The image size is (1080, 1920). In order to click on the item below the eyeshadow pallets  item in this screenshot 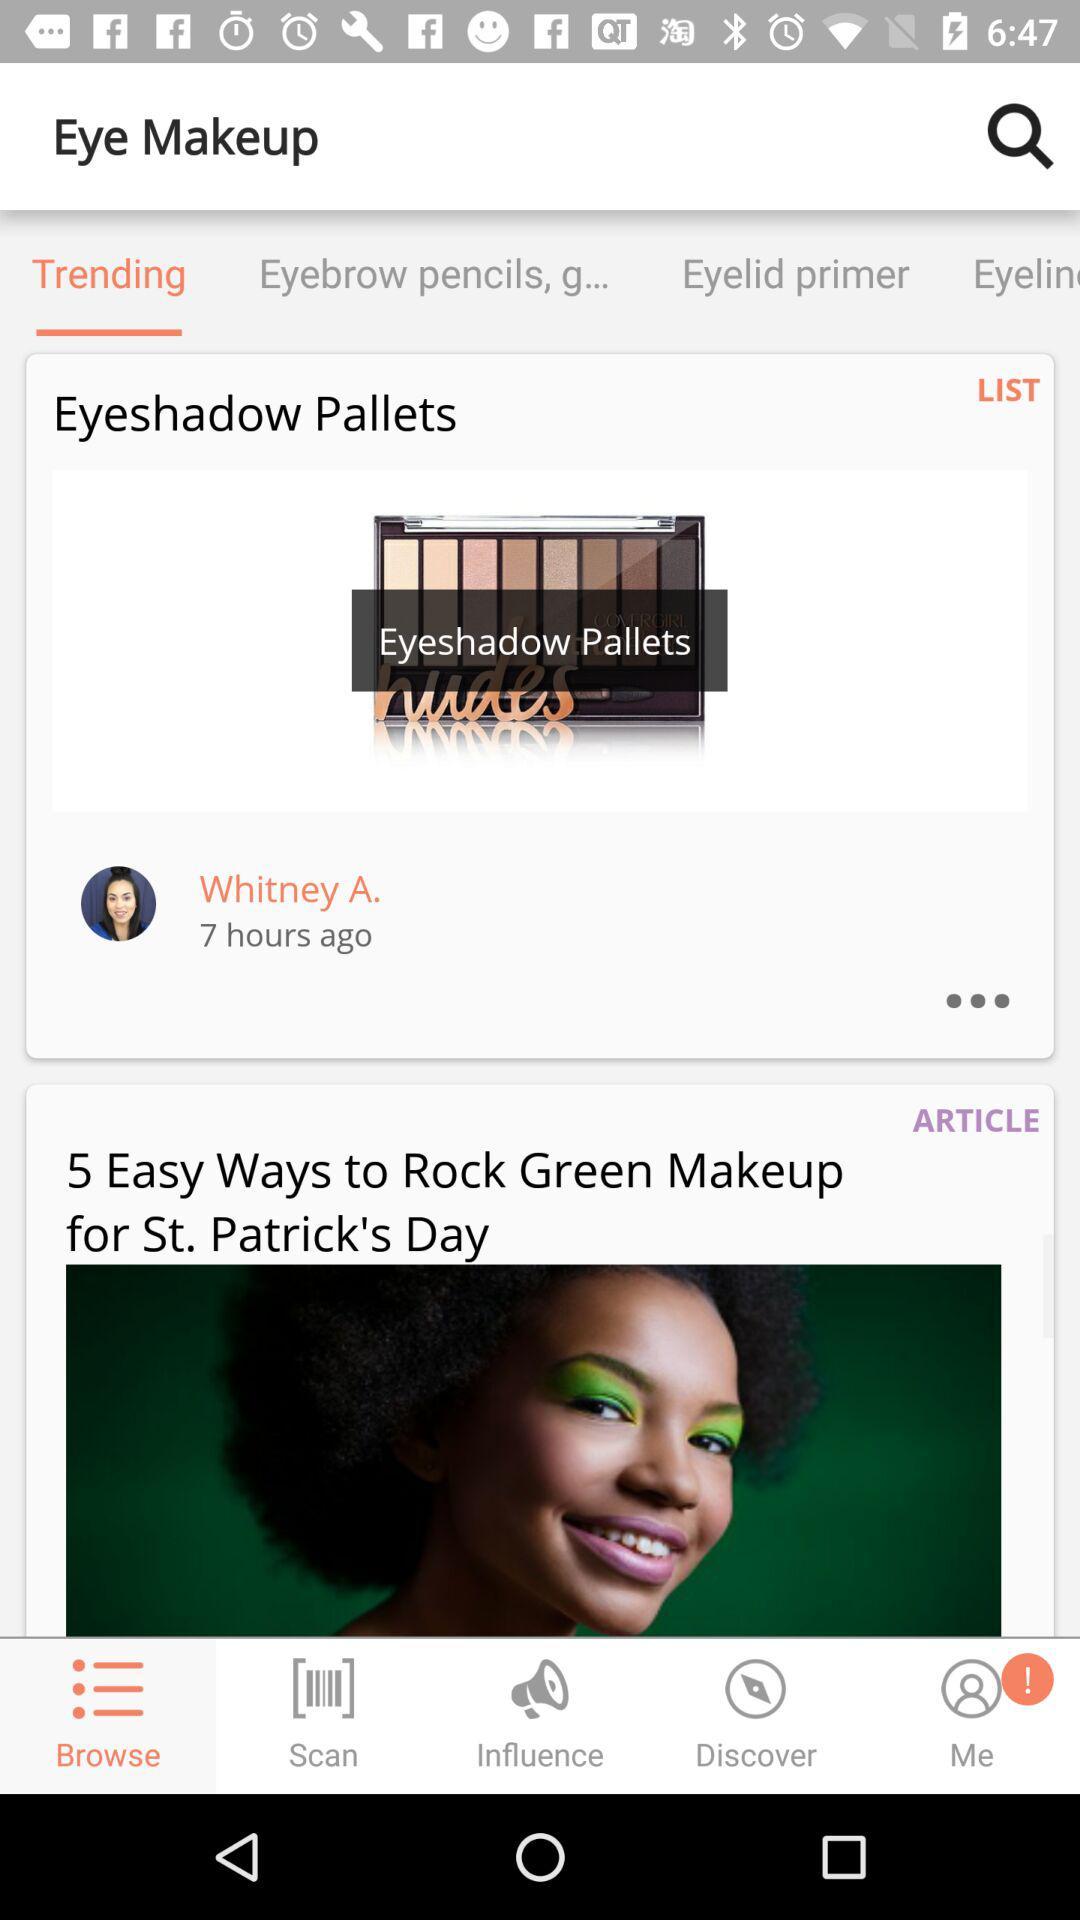, I will do `click(540, 640)`.